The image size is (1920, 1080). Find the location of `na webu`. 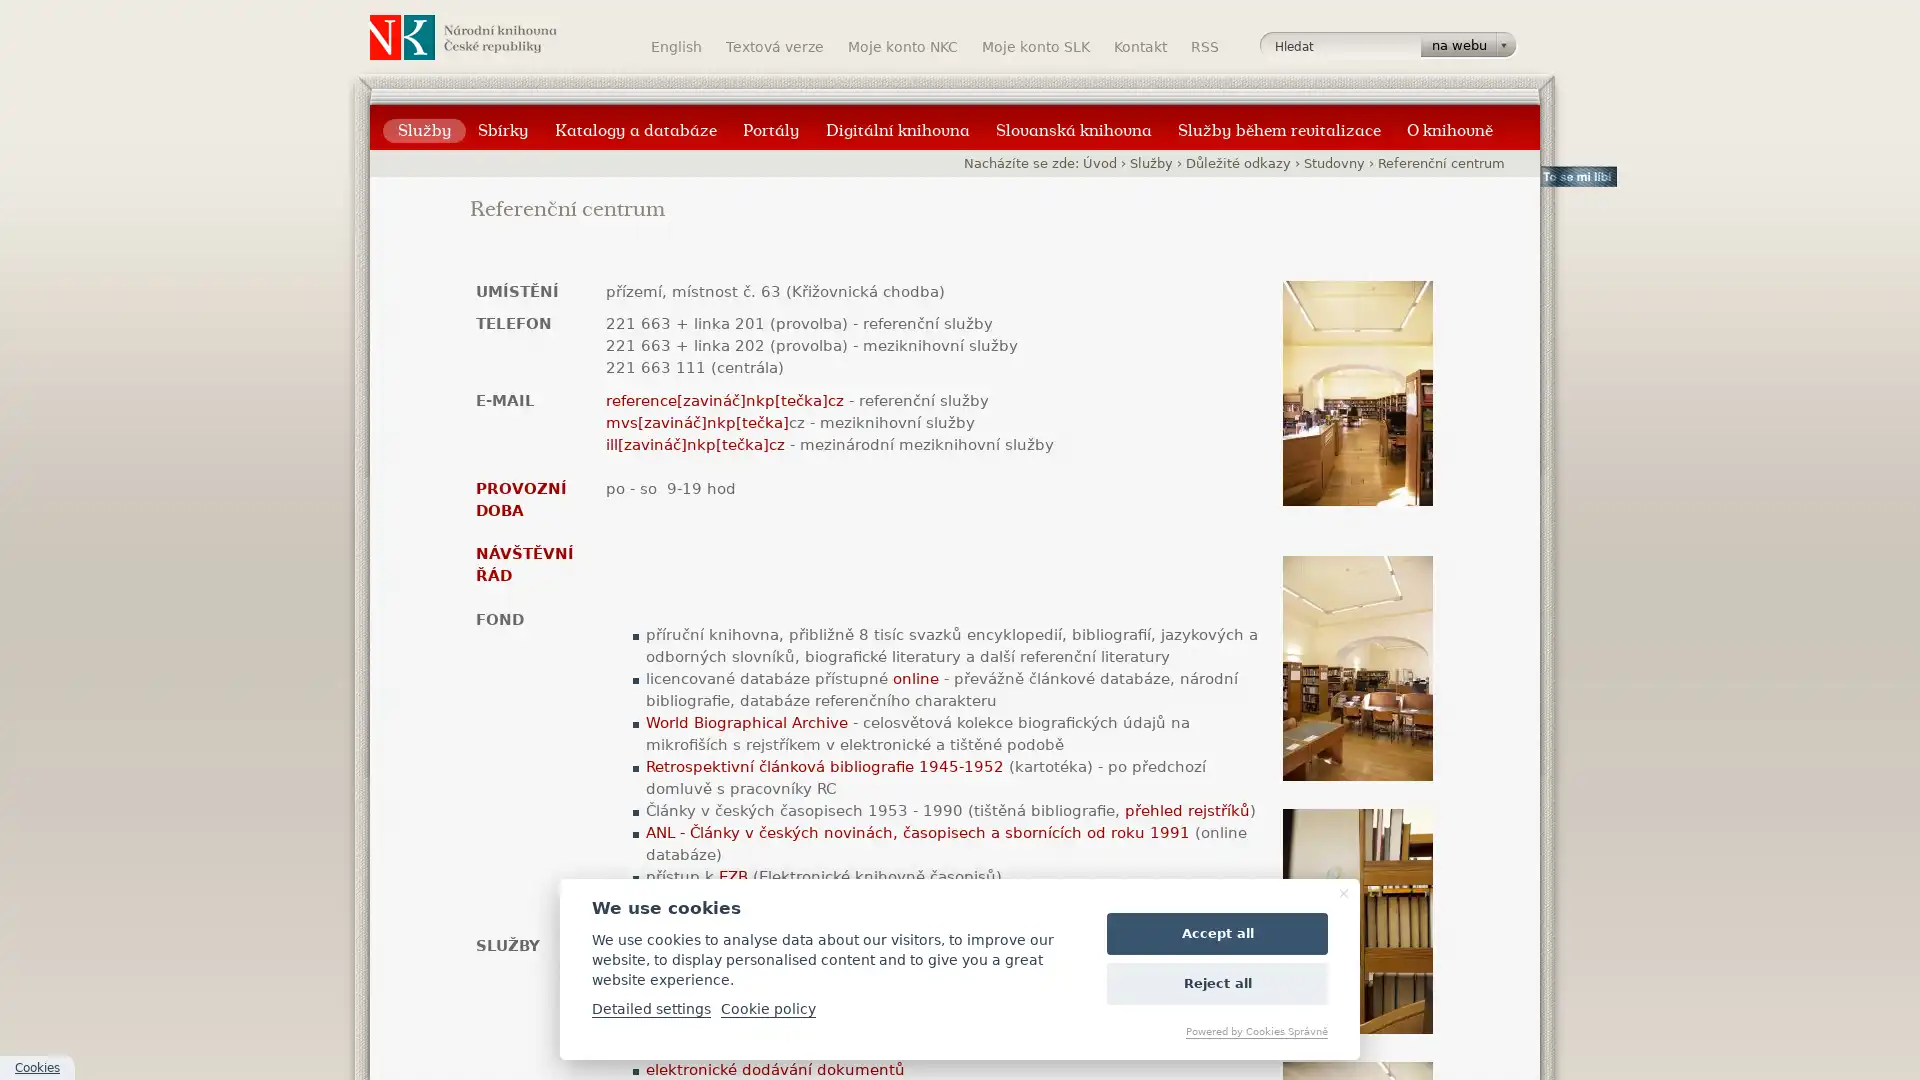

na webu is located at coordinates (1459, 45).